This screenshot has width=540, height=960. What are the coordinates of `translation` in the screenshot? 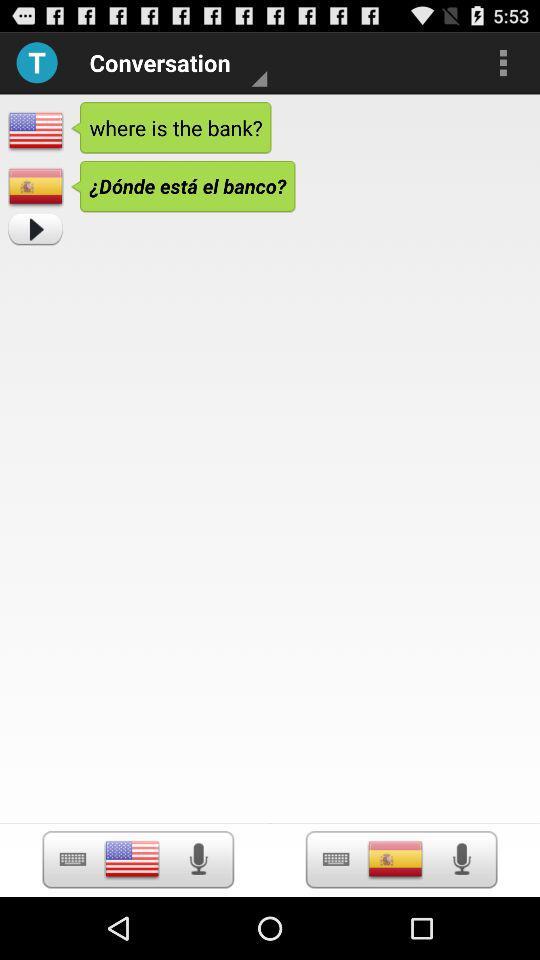 It's located at (35, 229).